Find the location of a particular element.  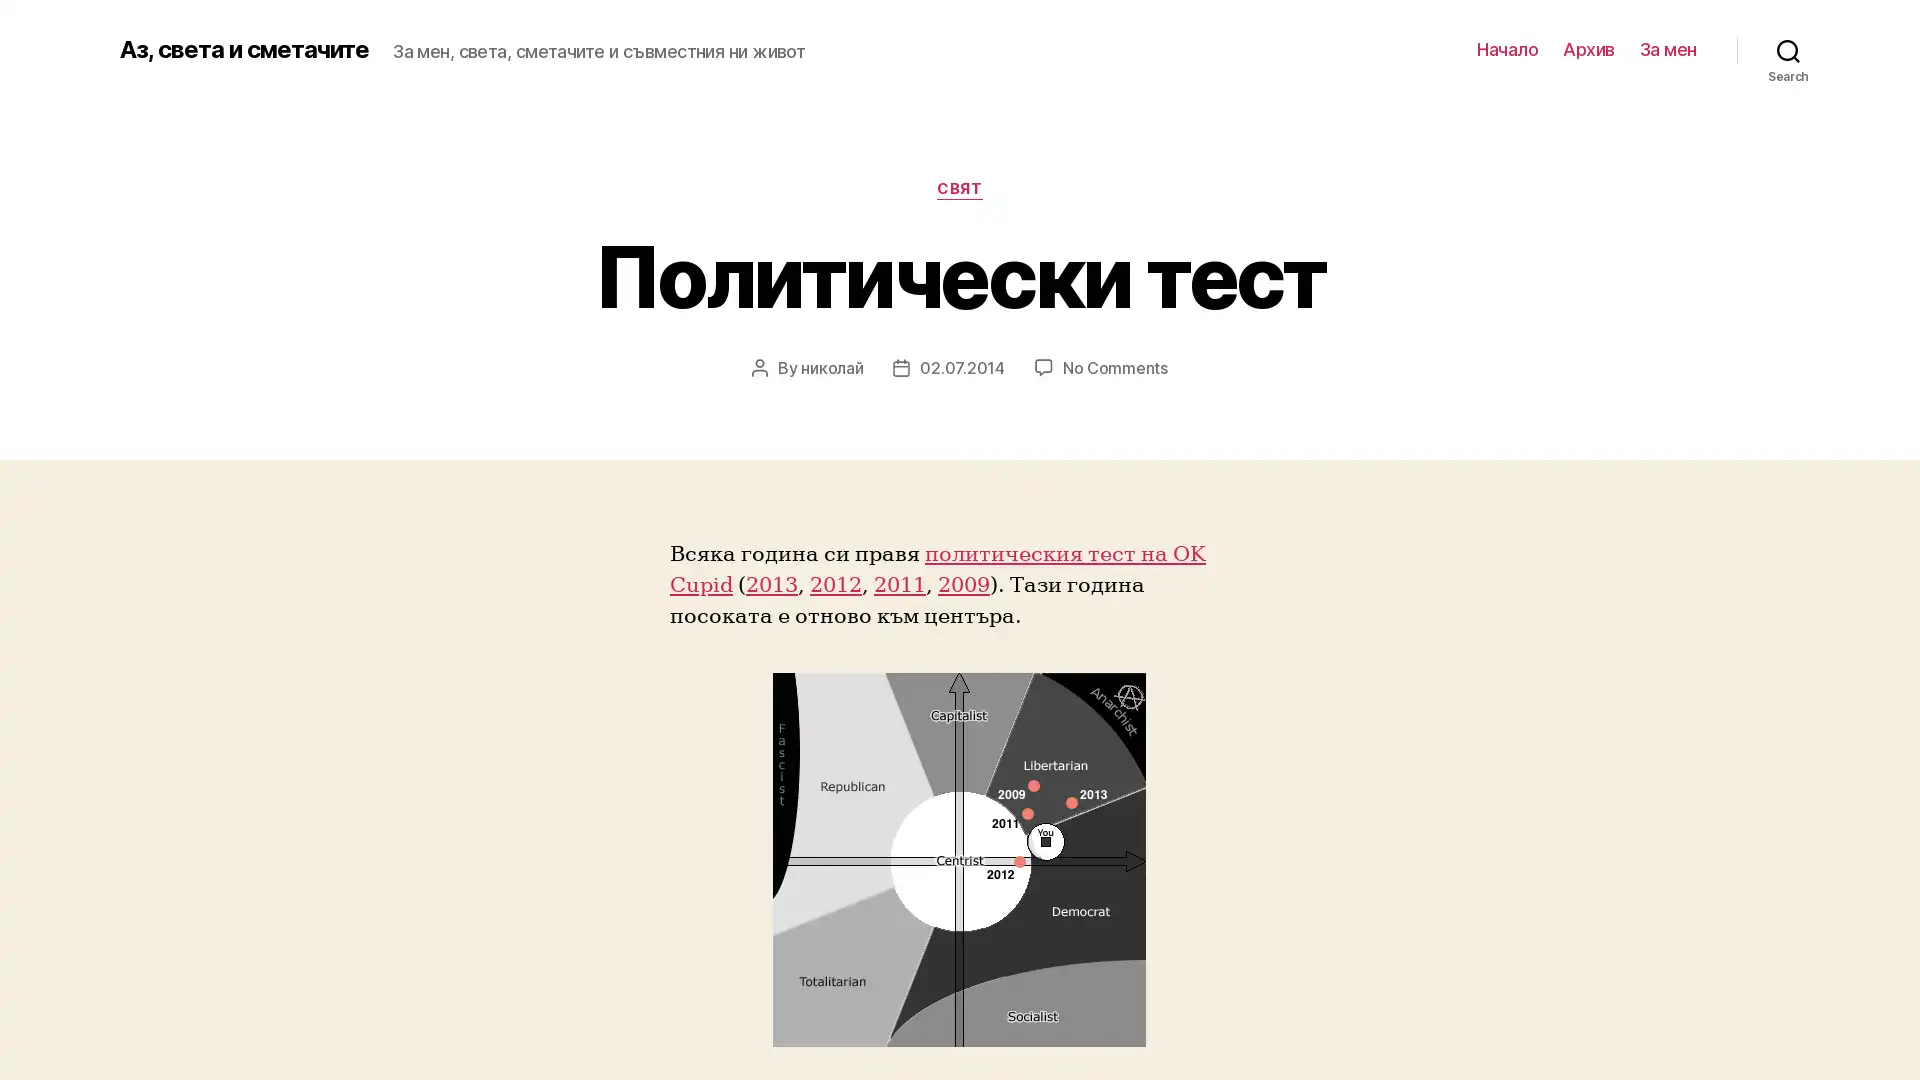

Search is located at coordinates (1788, 49).